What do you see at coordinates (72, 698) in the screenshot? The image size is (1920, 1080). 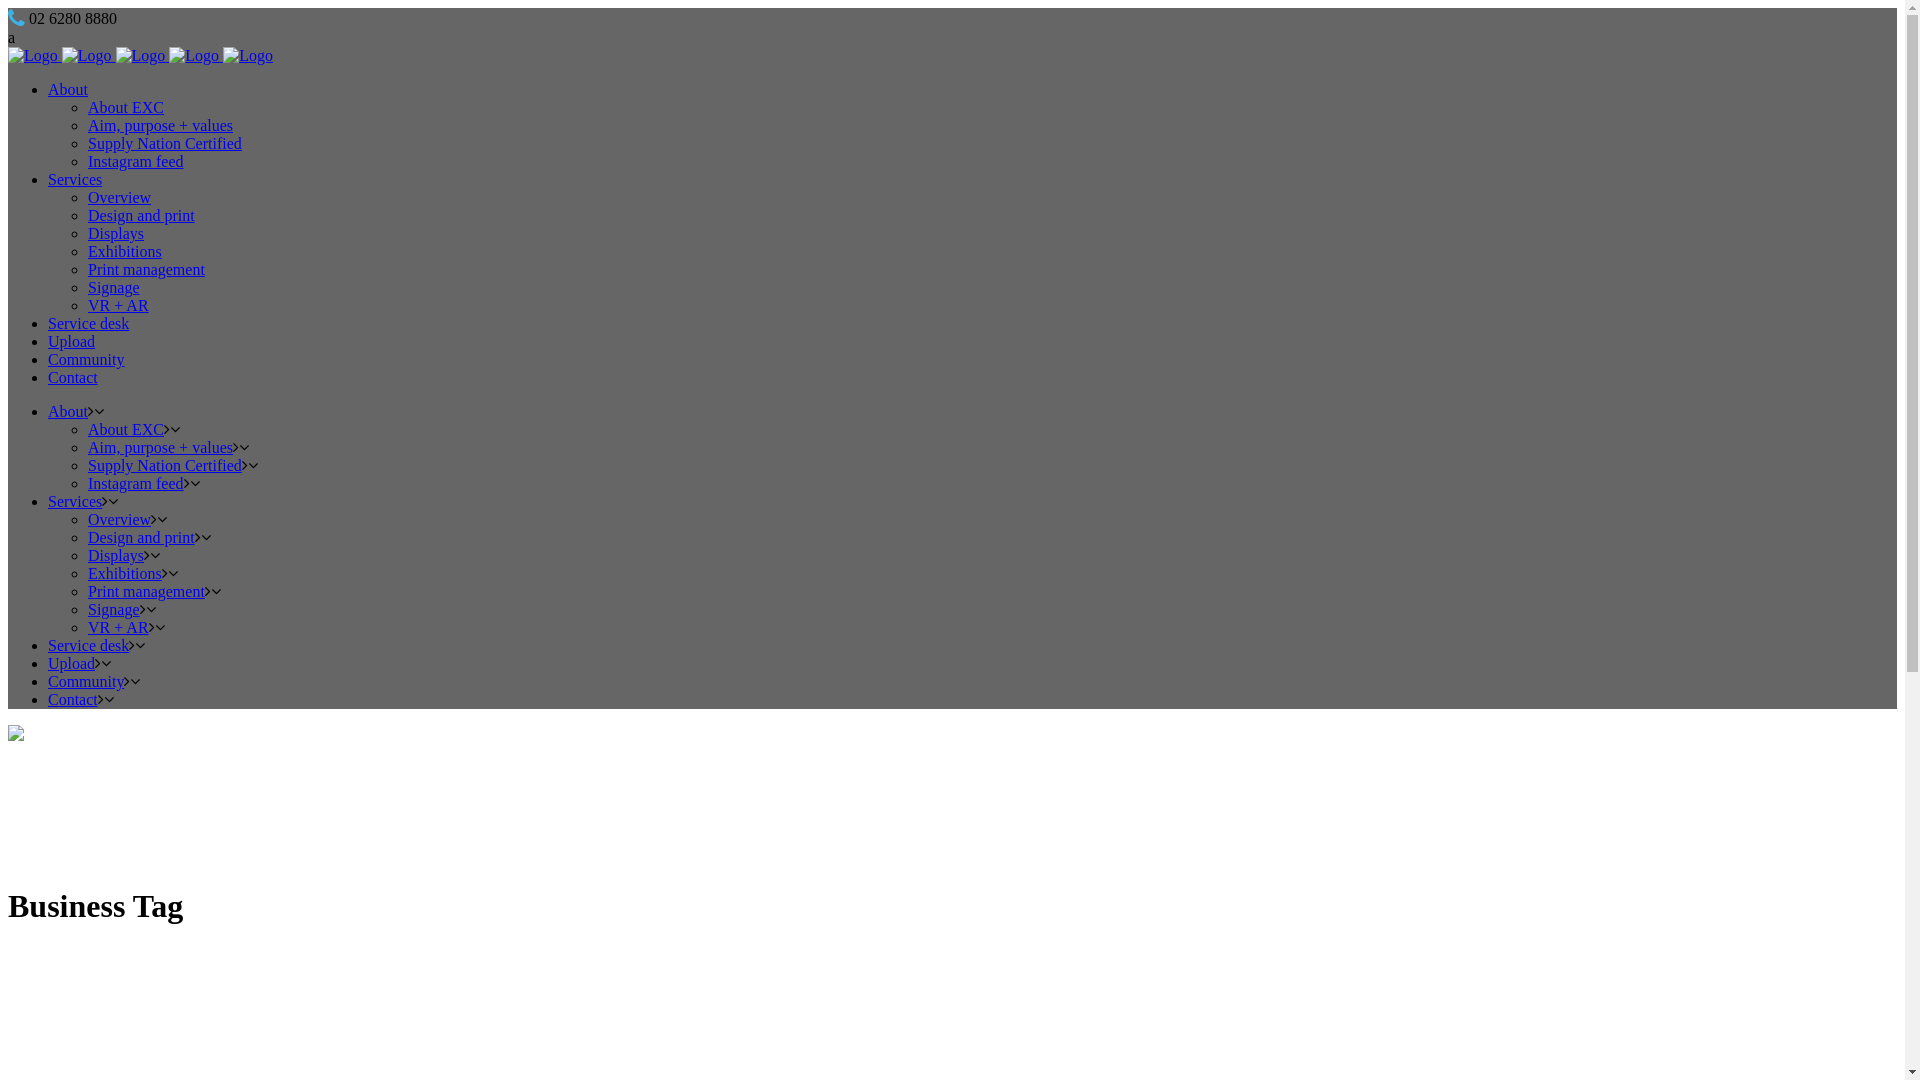 I see `'Contact'` at bounding box center [72, 698].